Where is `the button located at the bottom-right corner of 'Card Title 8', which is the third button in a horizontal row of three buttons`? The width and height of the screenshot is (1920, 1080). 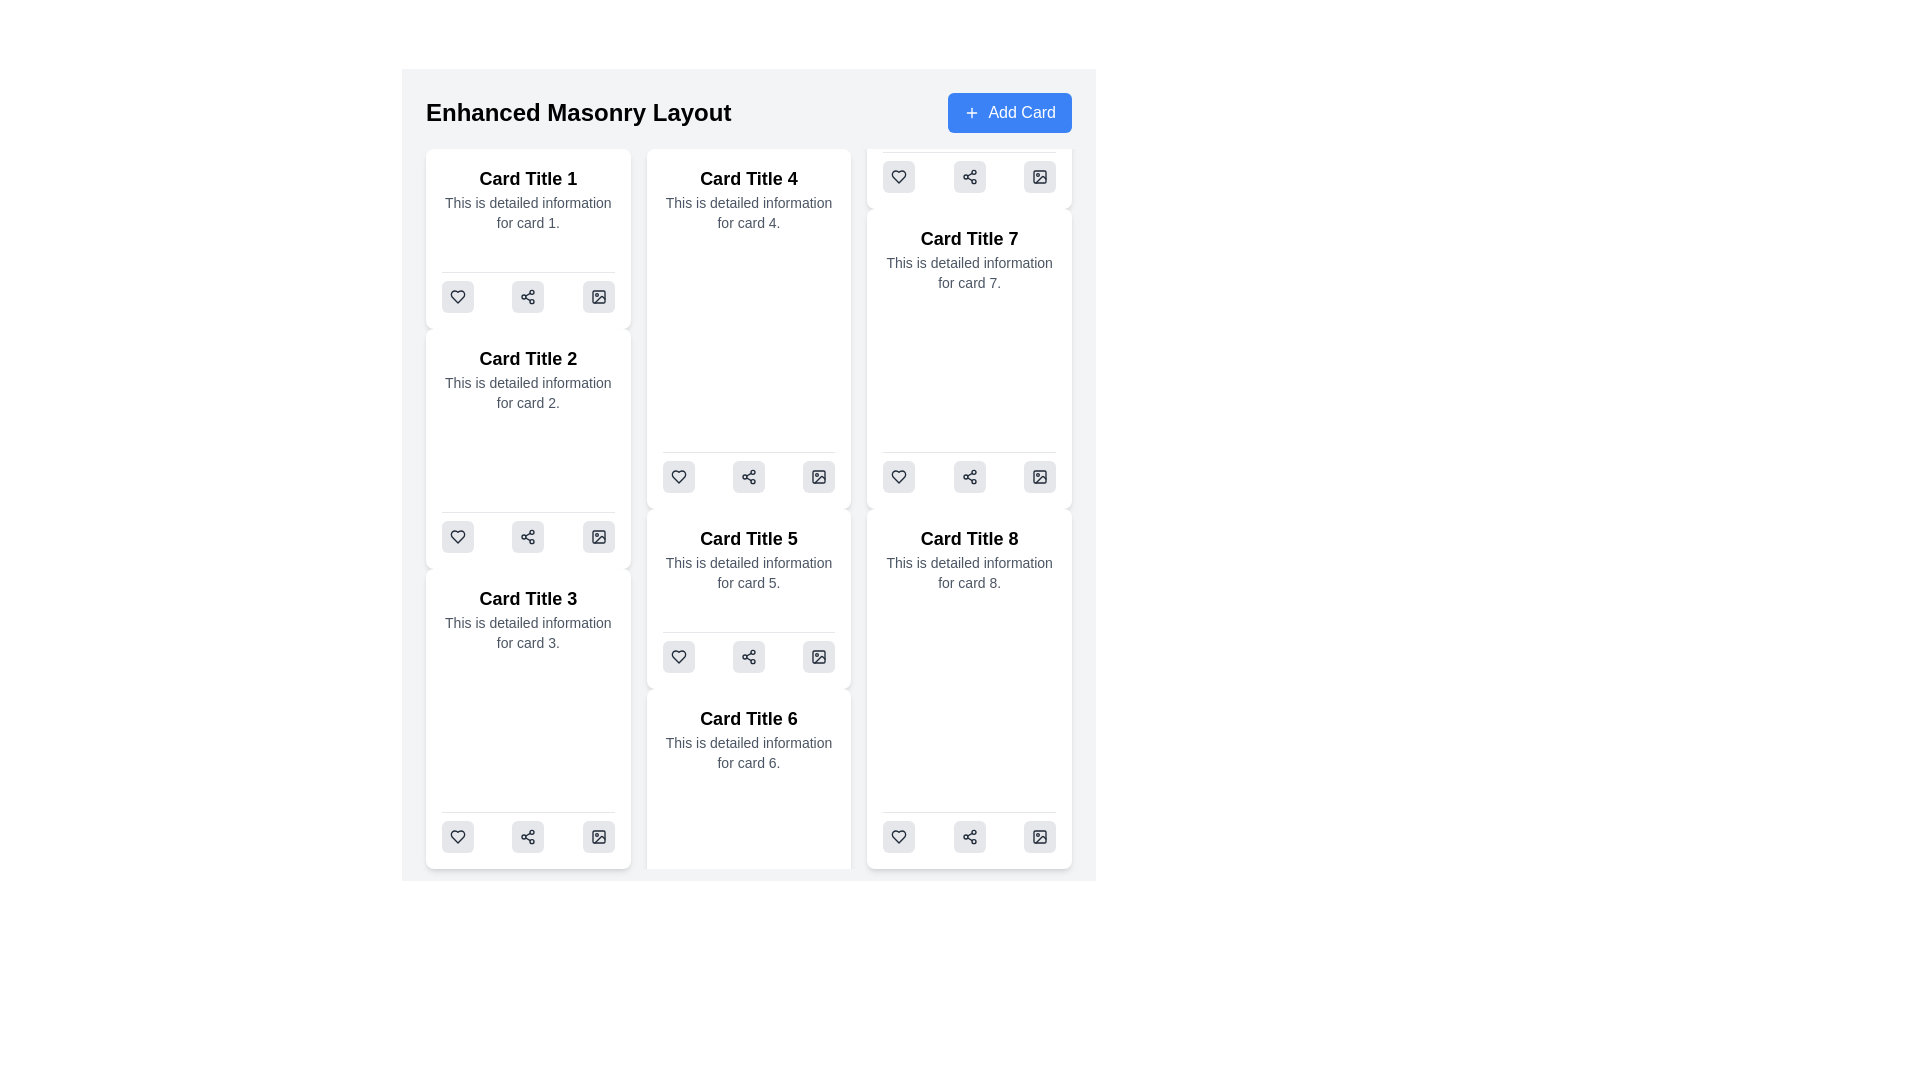 the button located at the bottom-right corner of 'Card Title 8', which is the third button in a horizontal row of three buttons is located at coordinates (1040, 477).